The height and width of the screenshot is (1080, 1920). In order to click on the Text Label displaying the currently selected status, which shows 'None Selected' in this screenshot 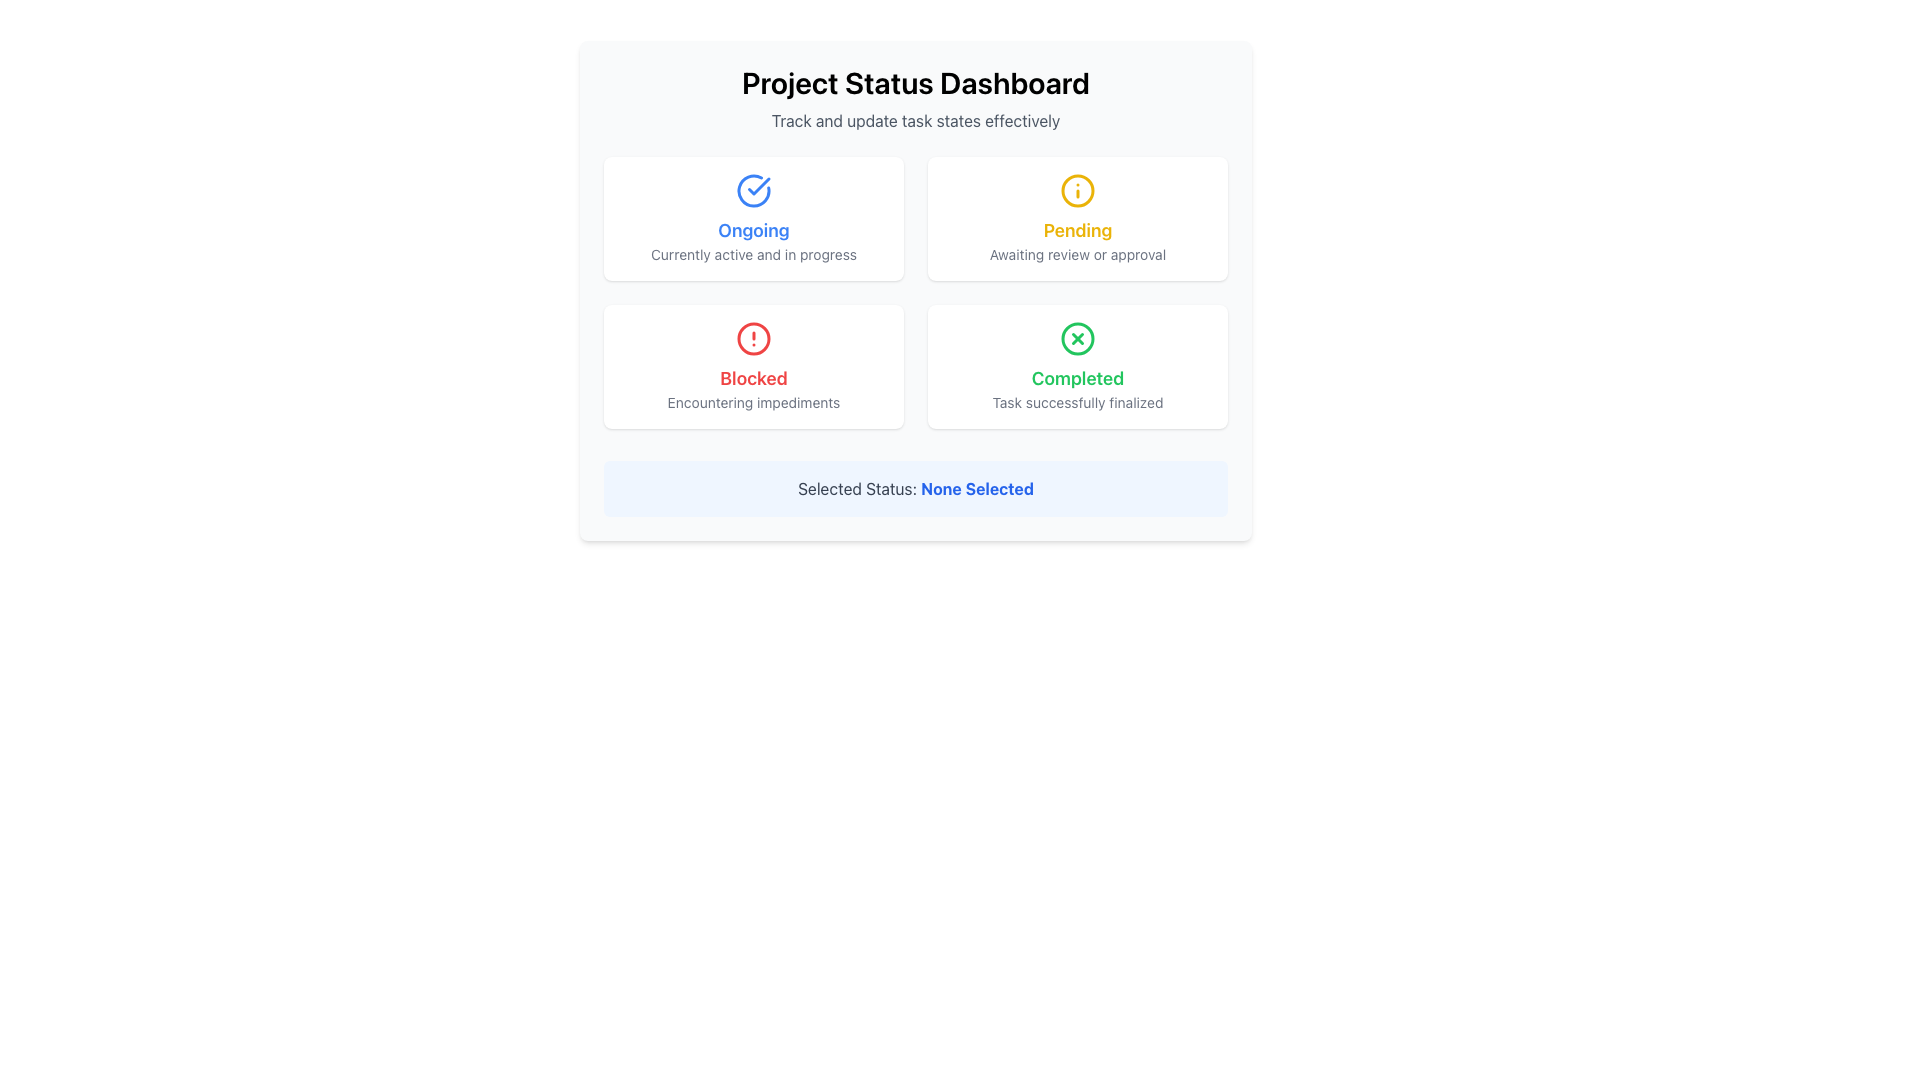, I will do `click(977, 489)`.